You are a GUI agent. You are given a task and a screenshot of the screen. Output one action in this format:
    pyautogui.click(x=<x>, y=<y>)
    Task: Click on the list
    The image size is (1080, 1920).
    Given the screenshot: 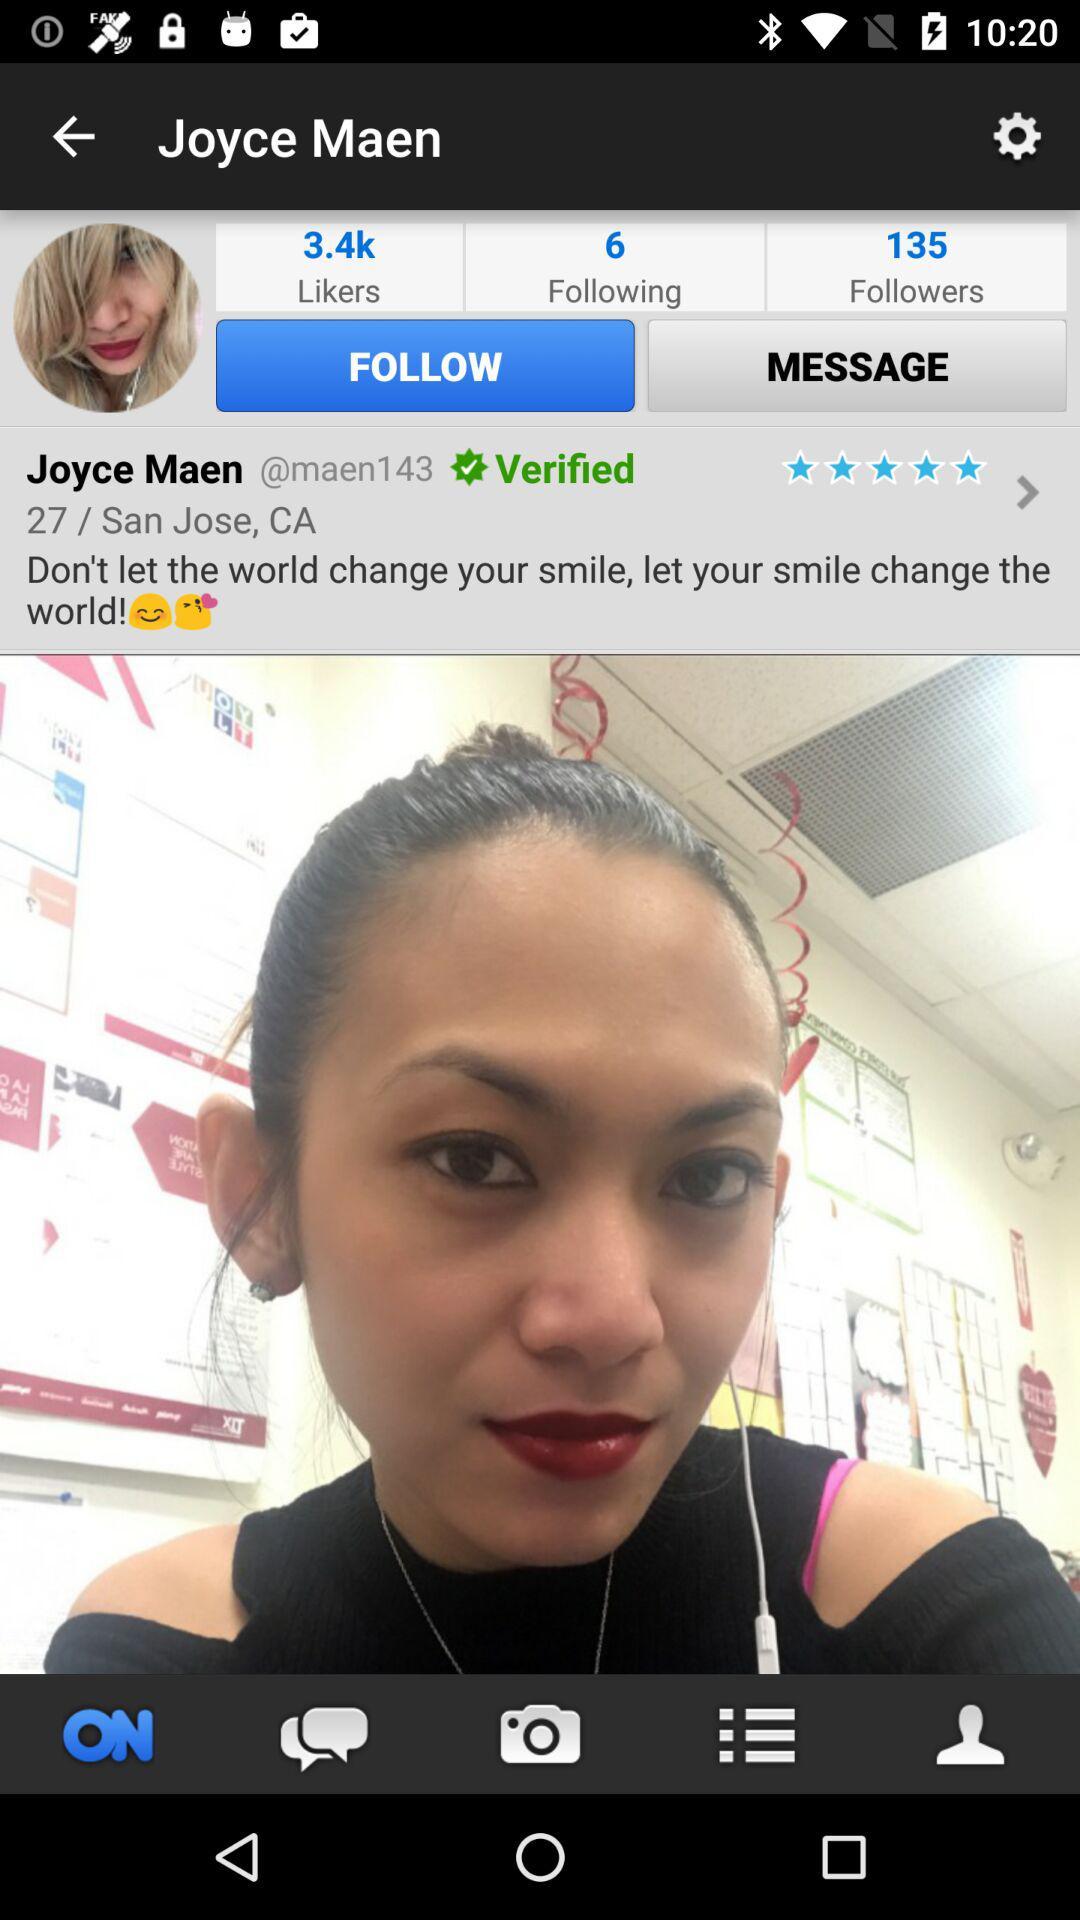 What is the action you would take?
    pyautogui.click(x=756, y=1733)
    